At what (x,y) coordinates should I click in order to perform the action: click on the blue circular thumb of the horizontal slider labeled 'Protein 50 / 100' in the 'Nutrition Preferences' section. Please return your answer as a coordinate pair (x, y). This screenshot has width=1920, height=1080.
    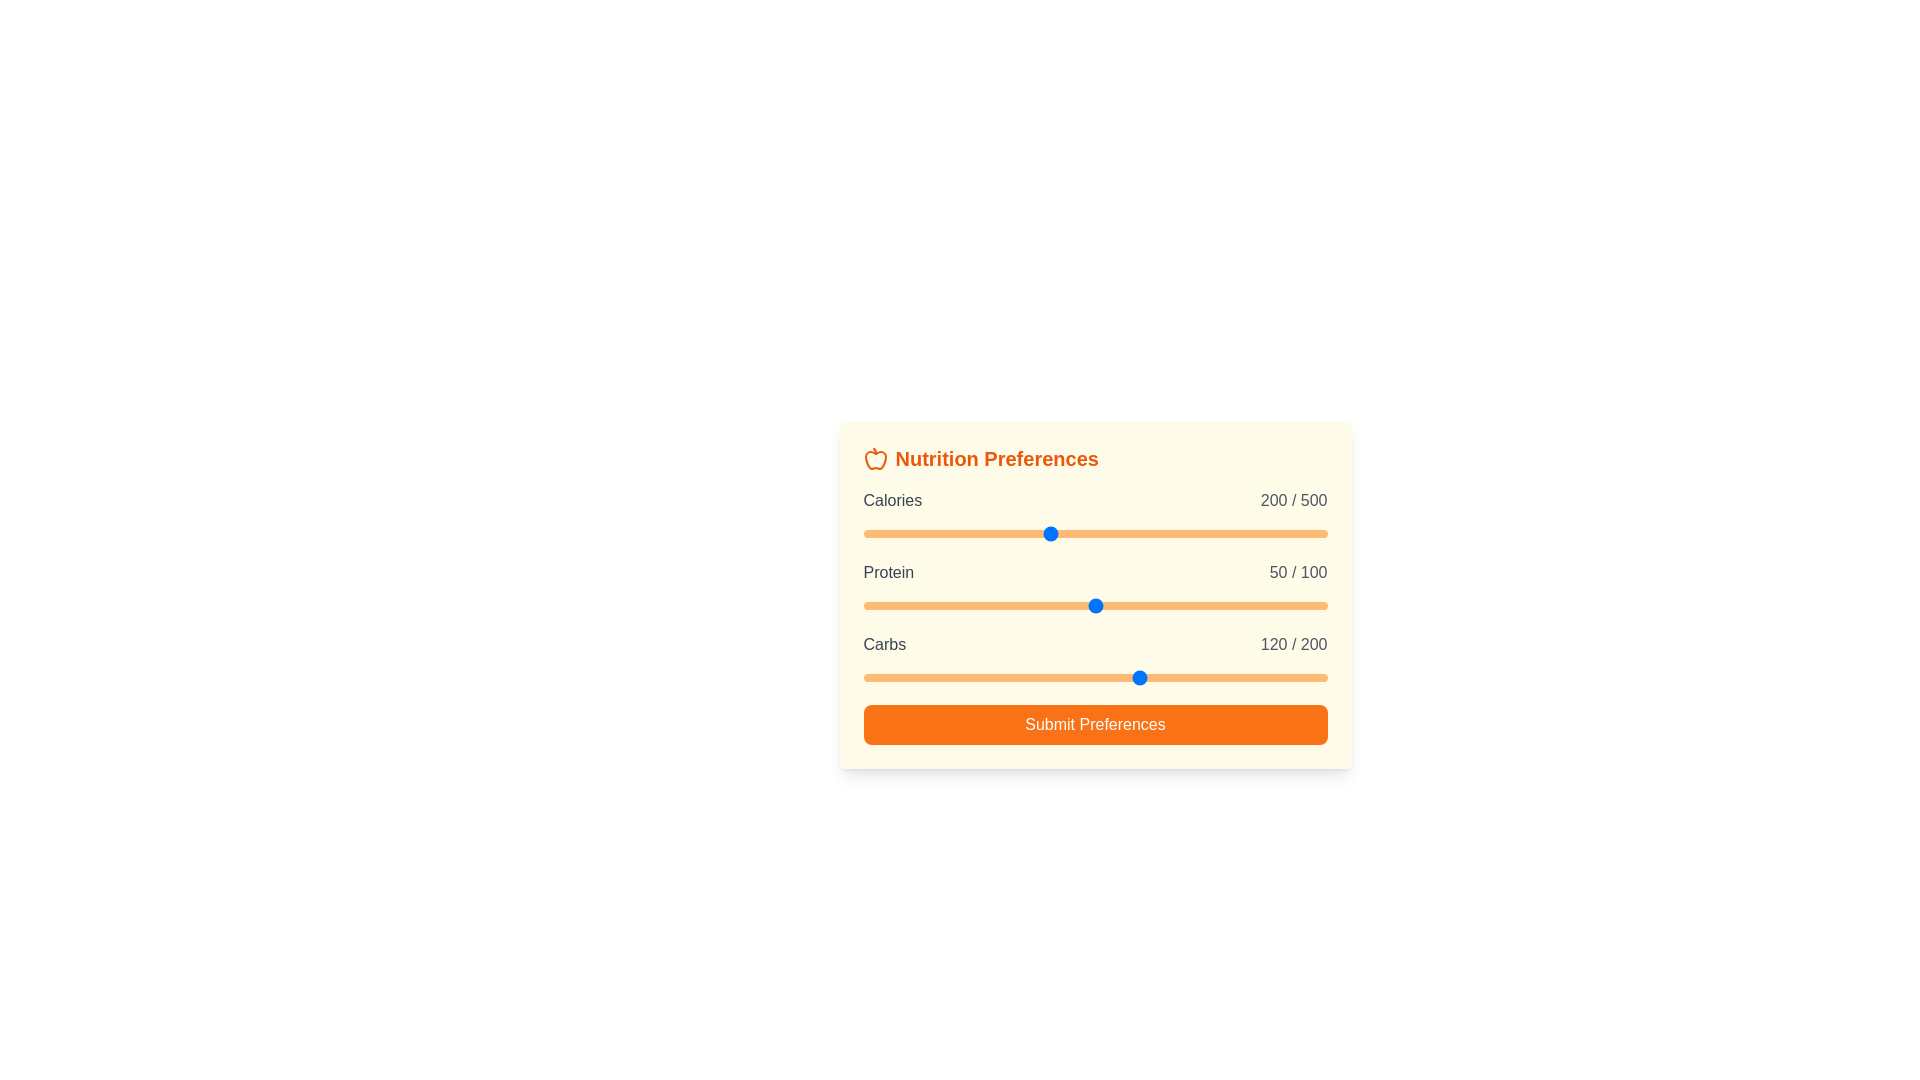
    Looking at the image, I should click on (1094, 604).